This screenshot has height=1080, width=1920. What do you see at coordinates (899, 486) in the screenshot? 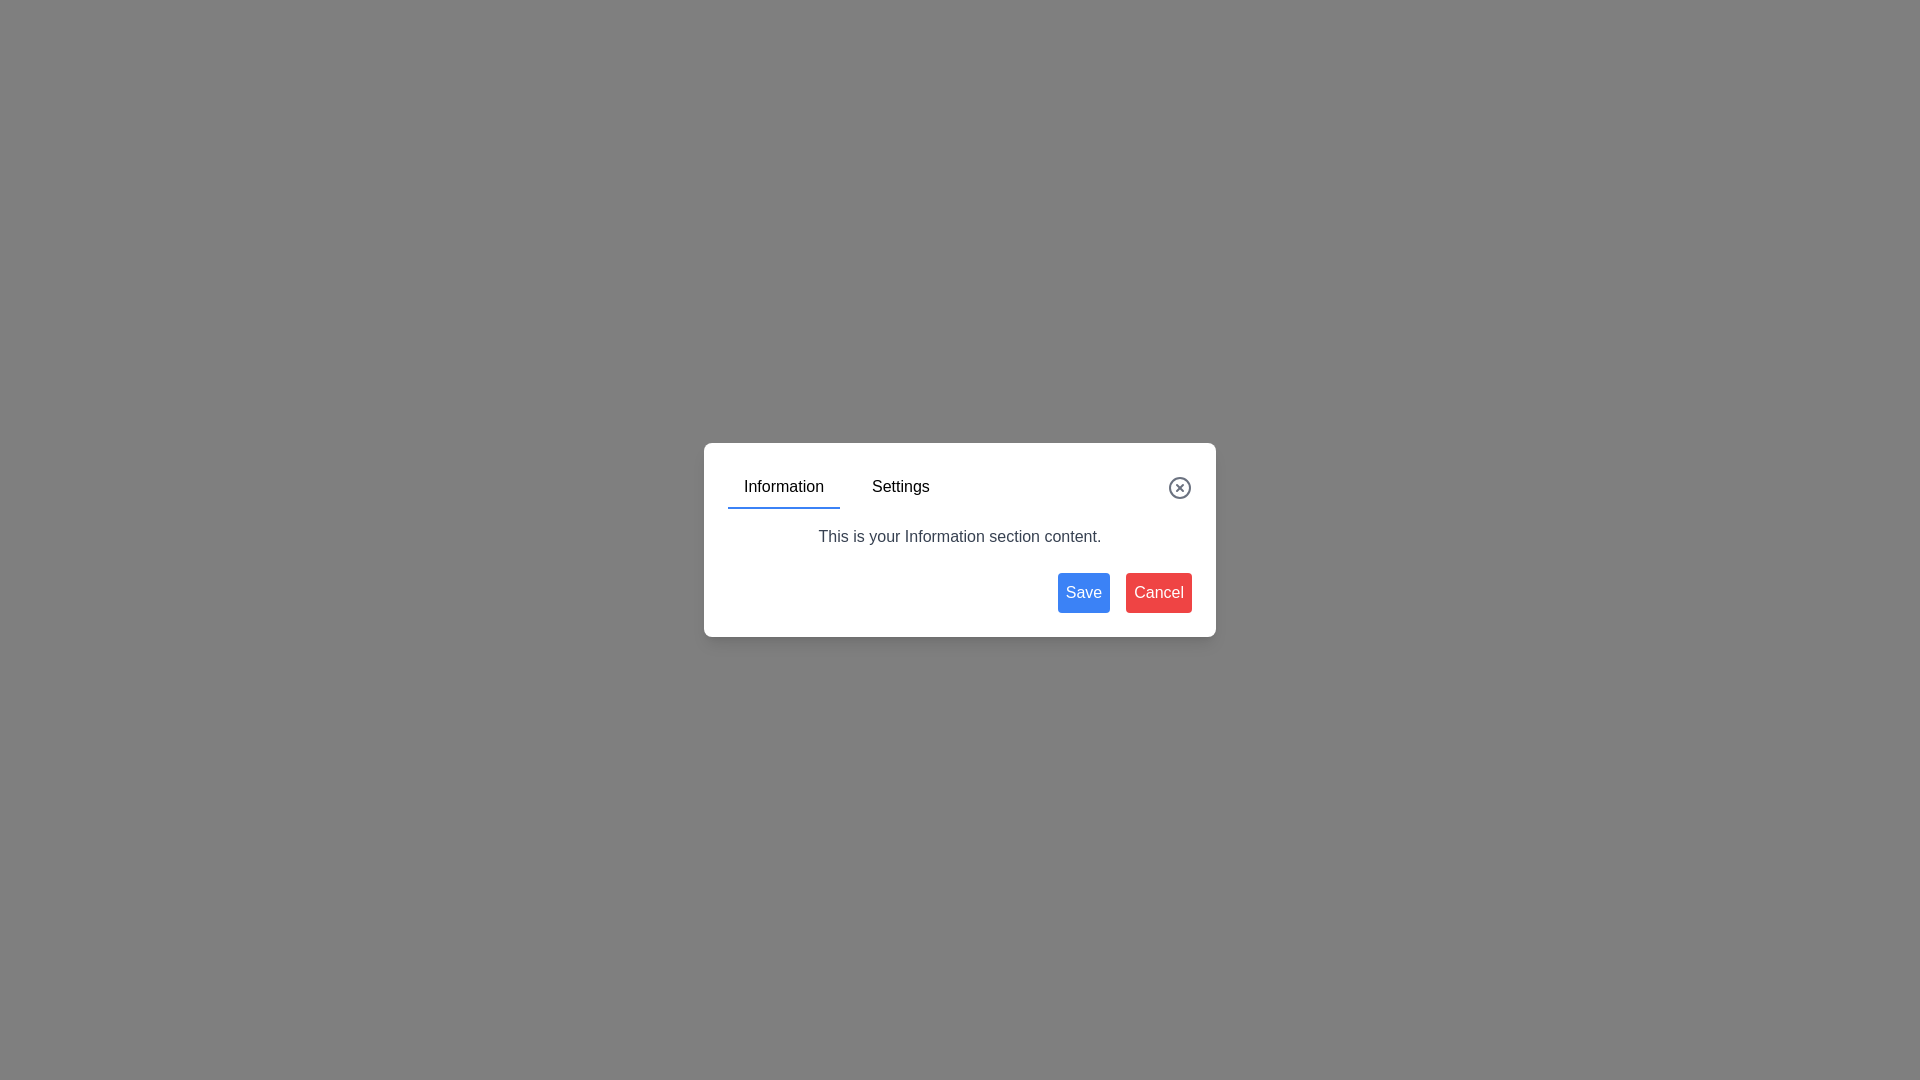
I see `the 'Settings' navigation tab, which is styled as a text label and positioned to the right of the 'Information' tab at the top of the content box, for visual feedback` at bounding box center [899, 486].